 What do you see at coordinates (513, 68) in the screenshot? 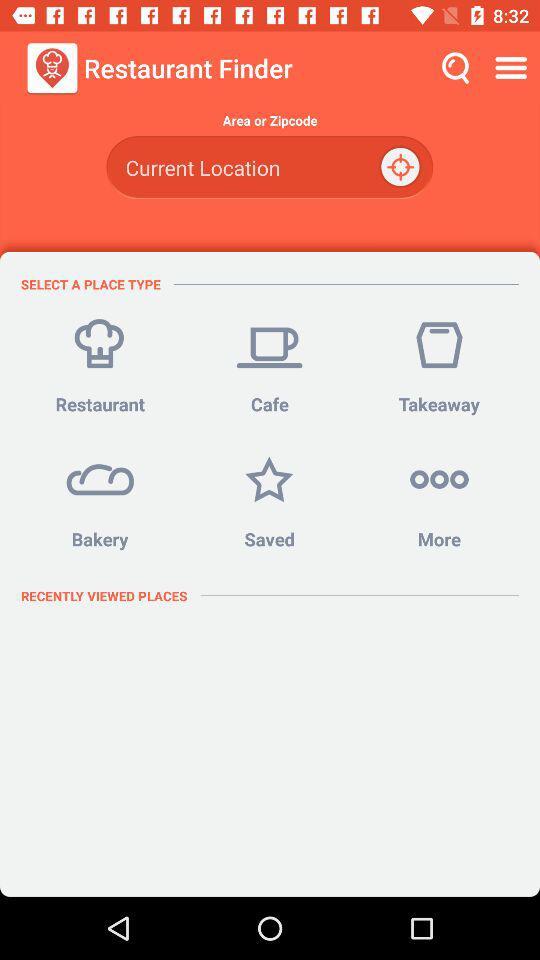
I see `the icon above the area or zipcode icon` at bounding box center [513, 68].